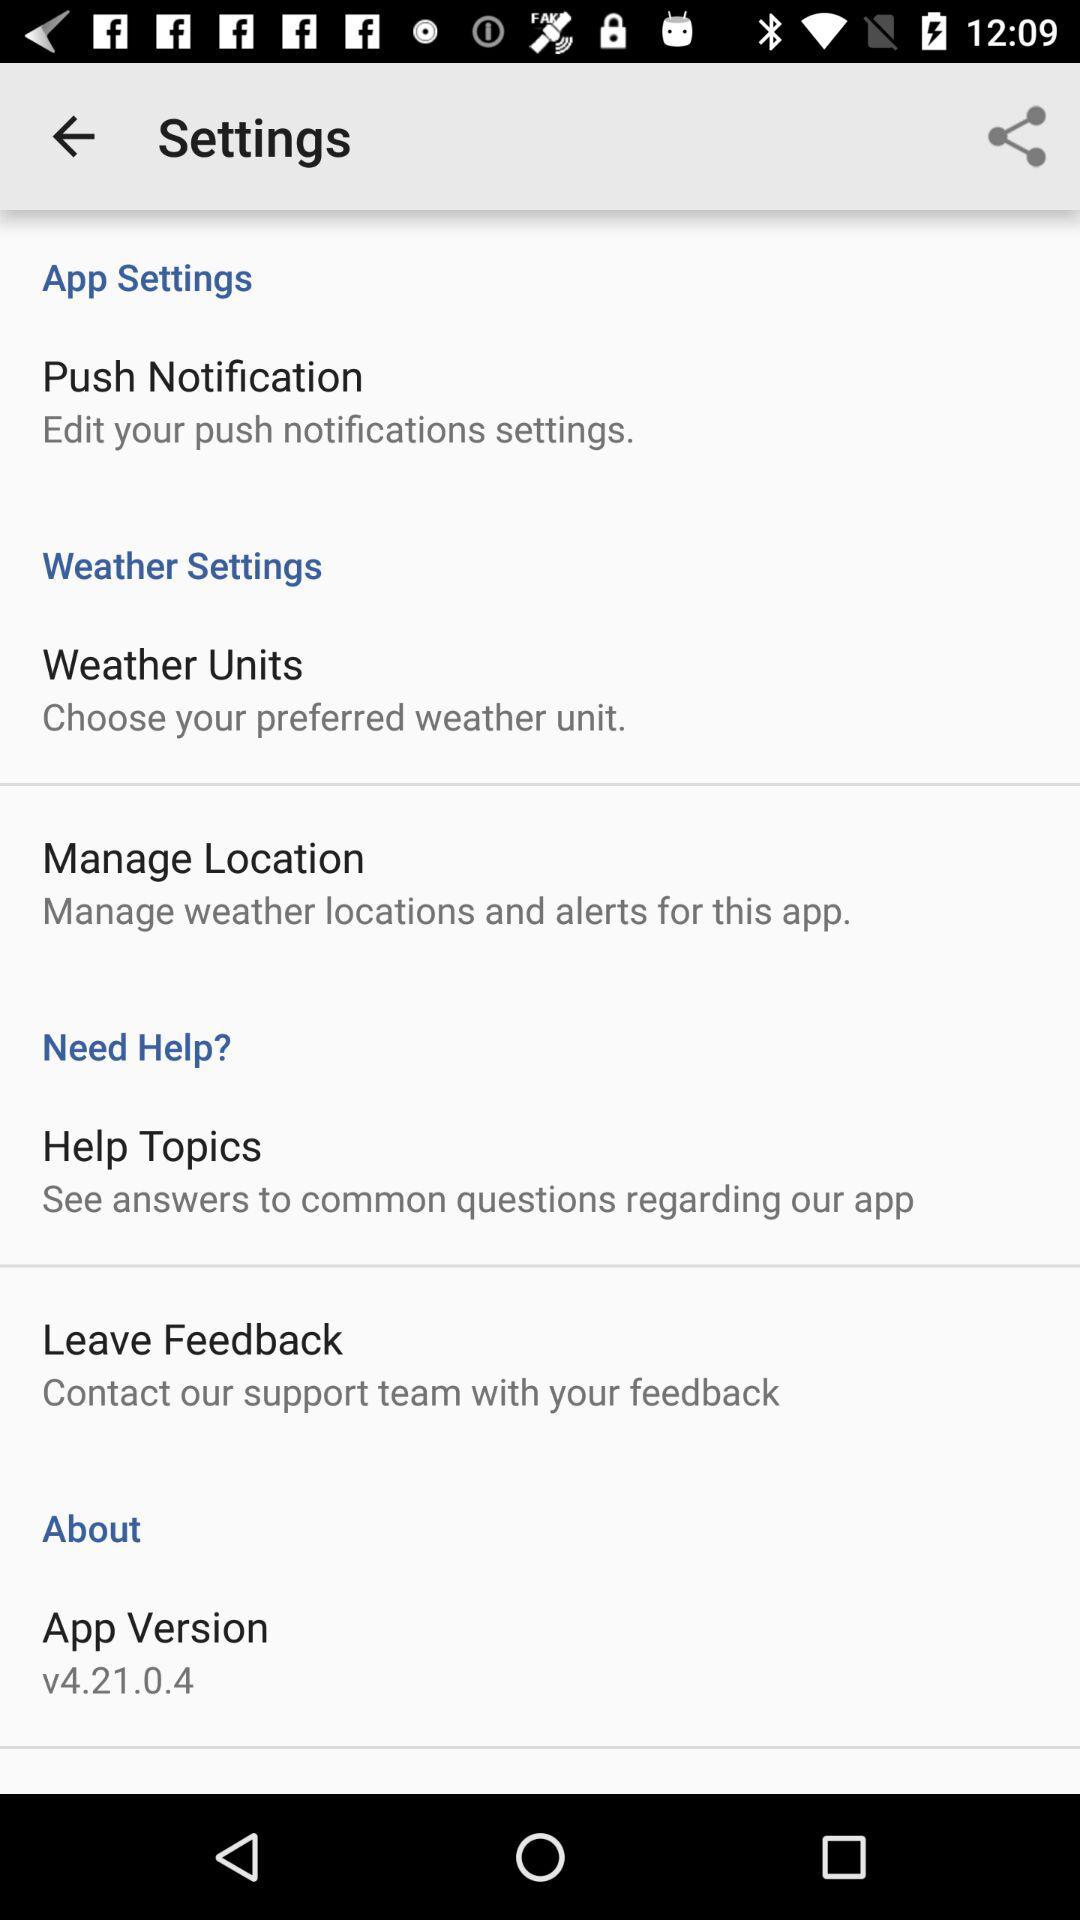  I want to click on contact our support, so click(410, 1390).